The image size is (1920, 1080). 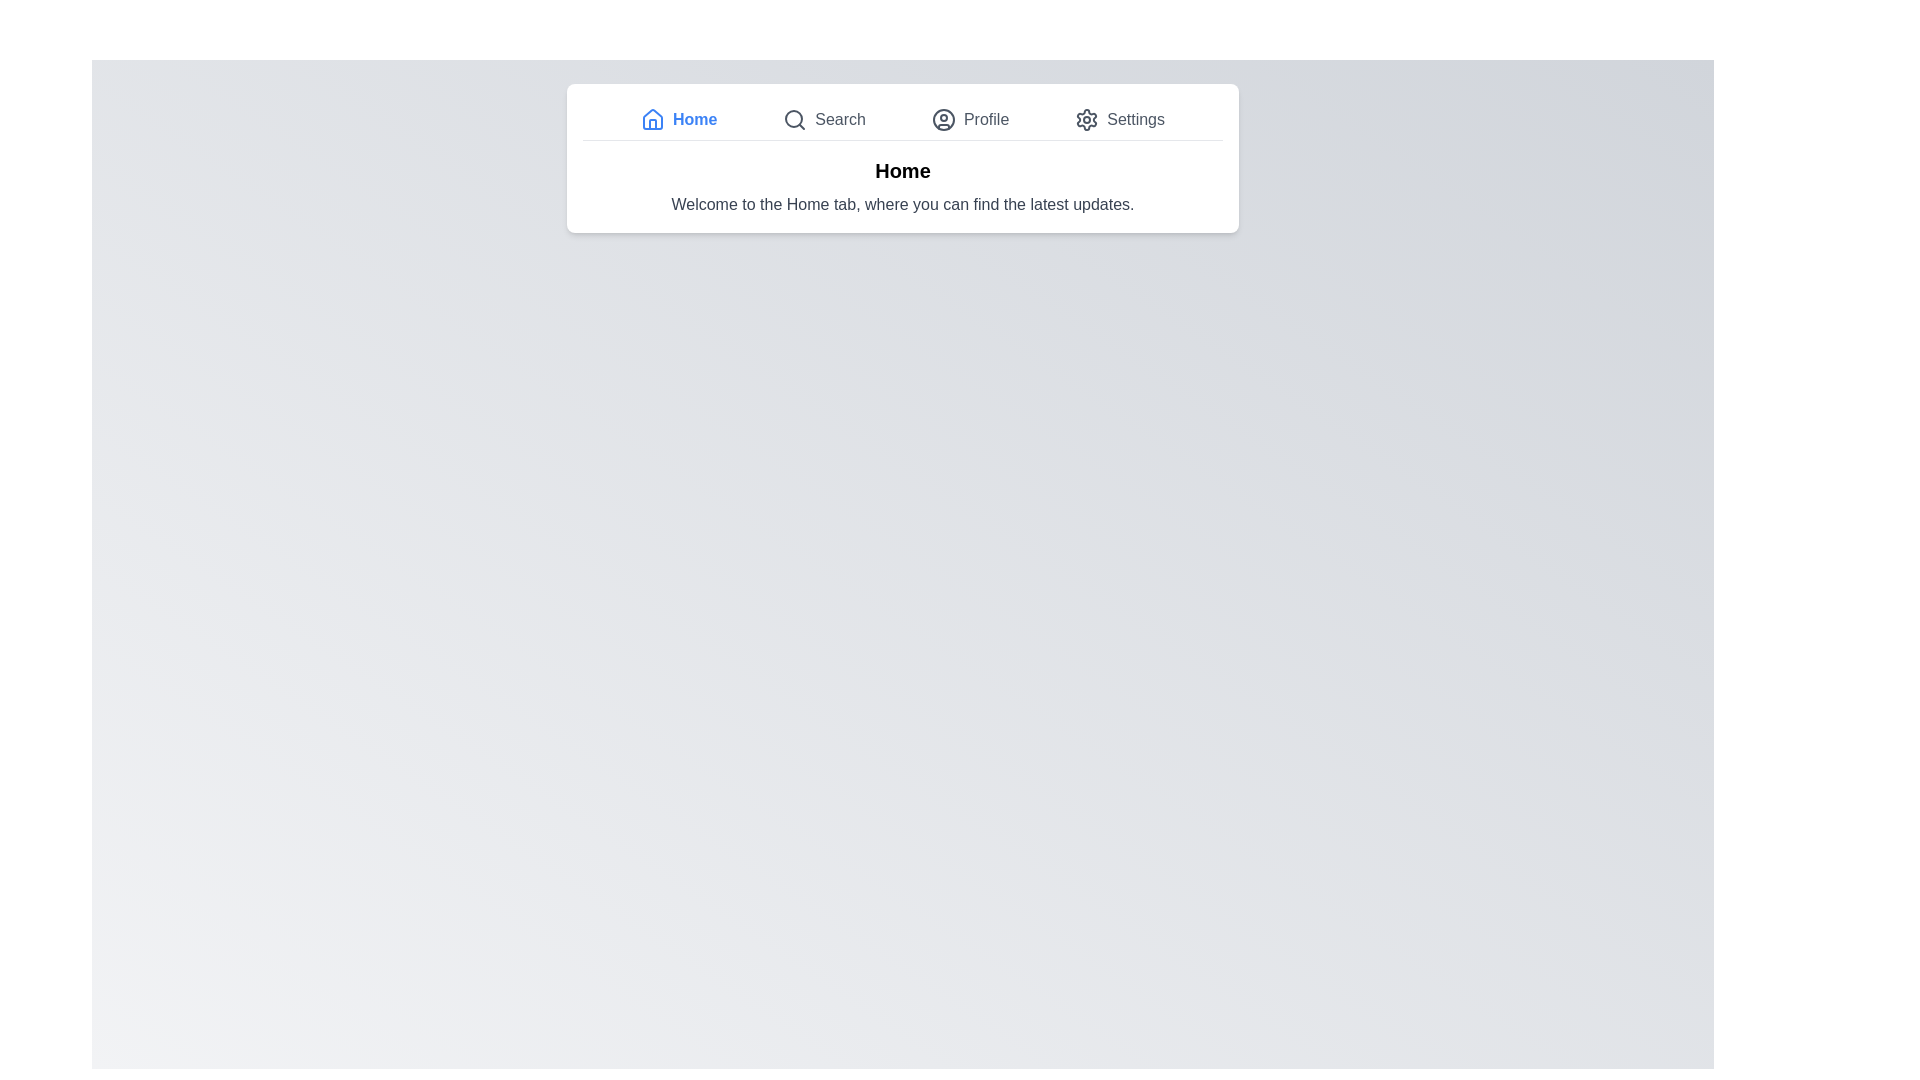 What do you see at coordinates (679, 119) in the screenshot?
I see `the 'Home' button, which features a blue house icon and bold blue text` at bounding box center [679, 119].